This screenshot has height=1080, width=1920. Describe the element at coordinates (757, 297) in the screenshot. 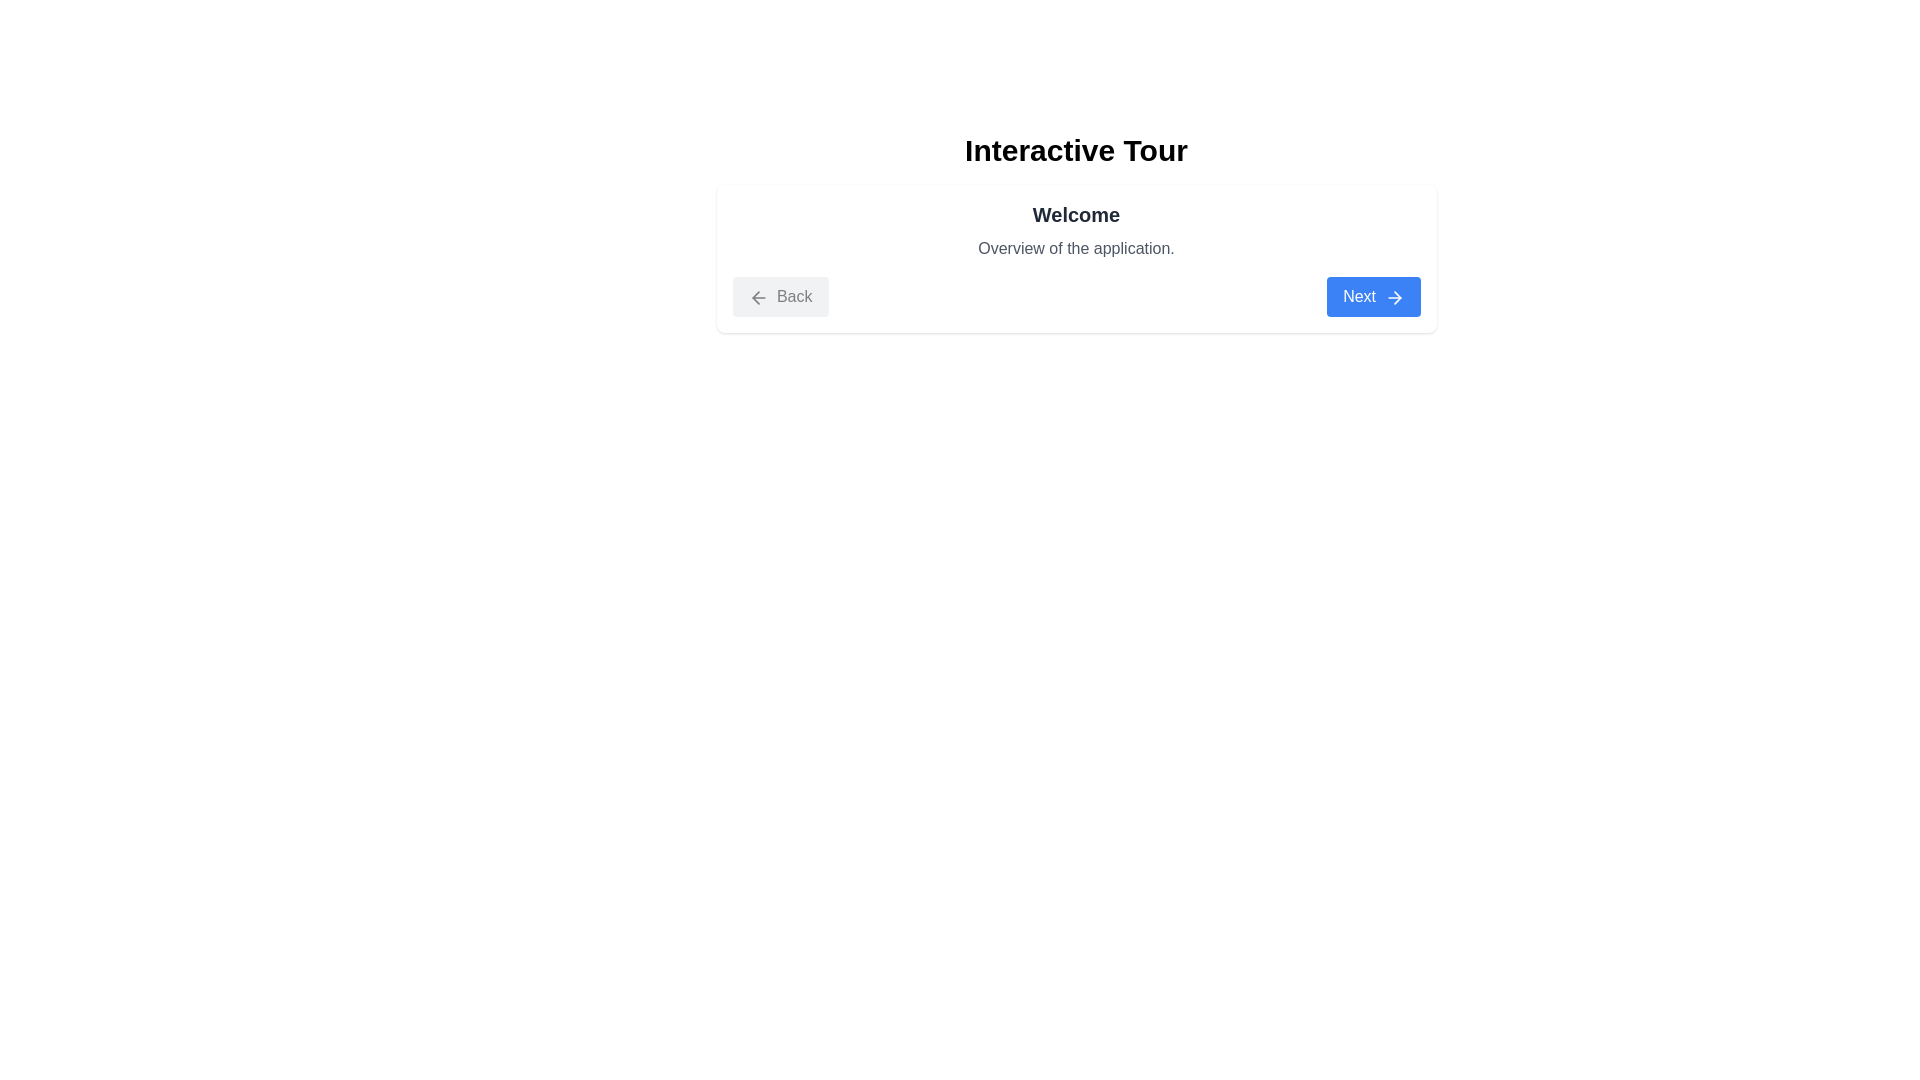

I see `the visual cue icon for the 'Back' button located at the bottom-left corner of the central panel, which precedes the text 'Back'` at that location.